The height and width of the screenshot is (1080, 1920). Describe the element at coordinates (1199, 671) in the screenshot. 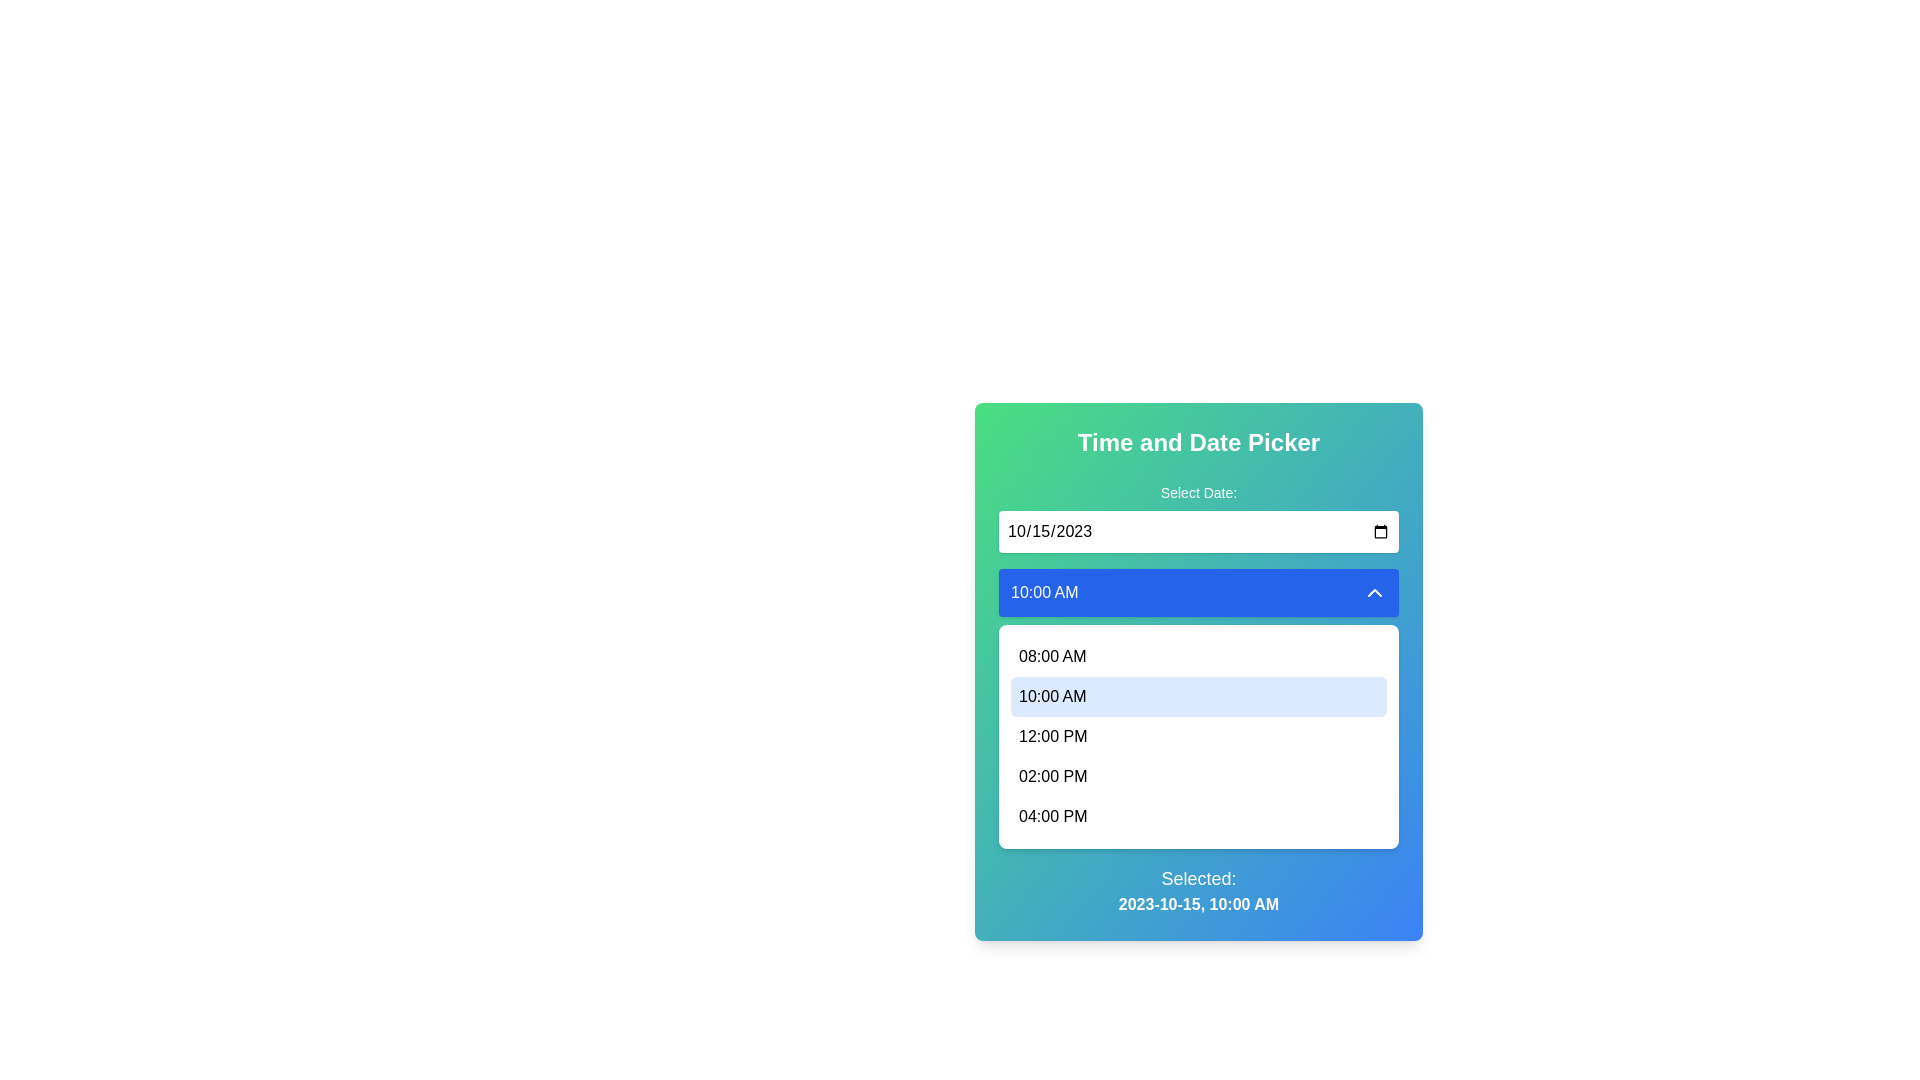

I see `the second item in the 'Time and Date Picker' dropdown list to observe its hover style` at that location.